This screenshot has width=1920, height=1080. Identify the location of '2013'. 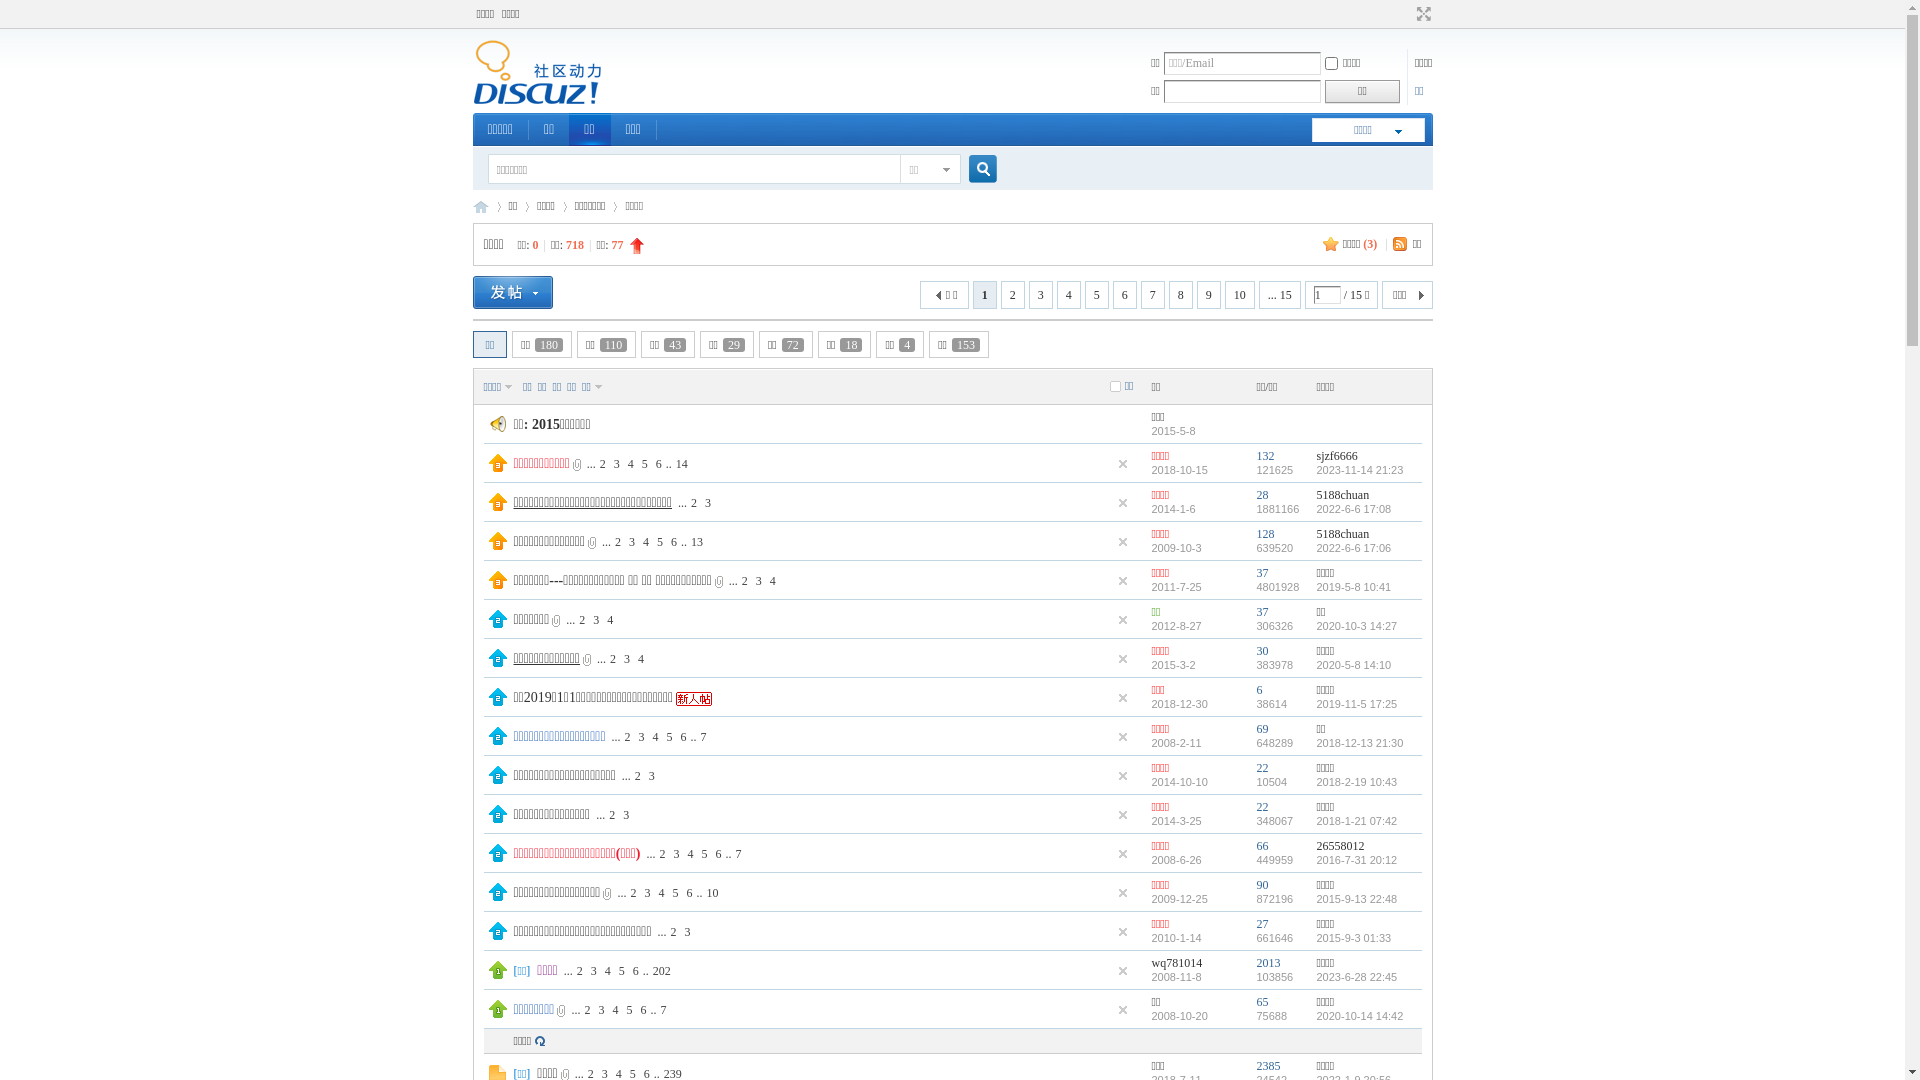
(1266, 962).